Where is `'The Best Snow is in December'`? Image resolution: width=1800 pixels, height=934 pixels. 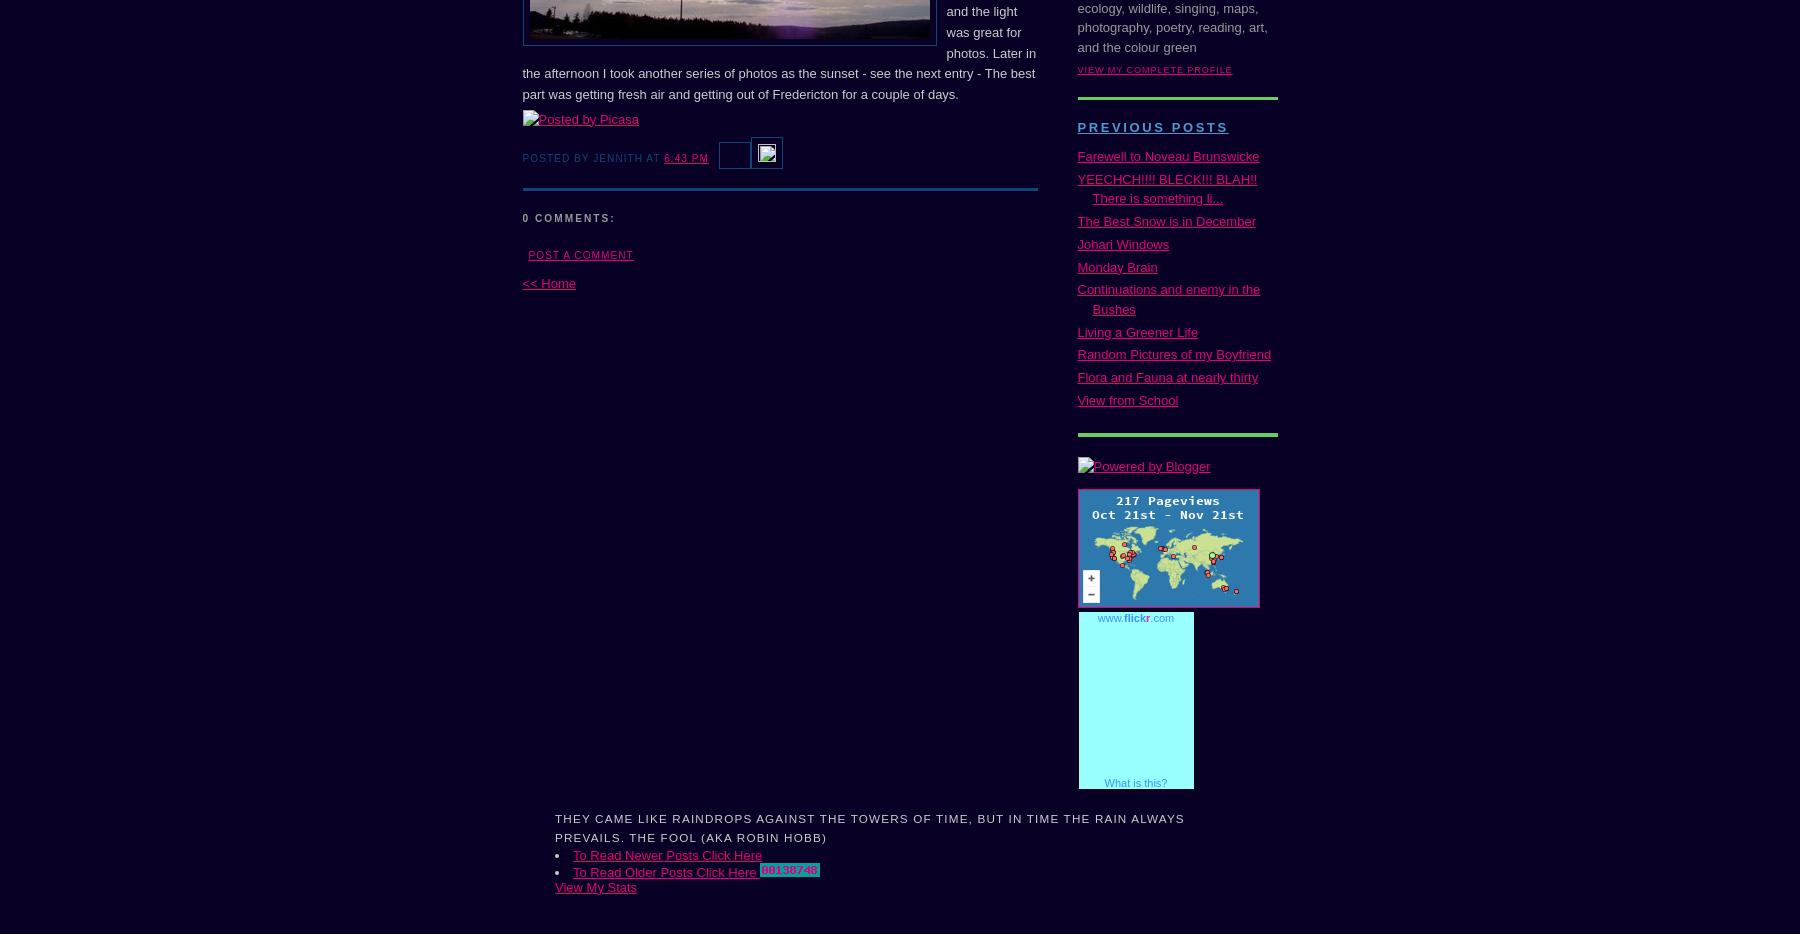
'The Best Snow is in December' is located at coordinates (1165, 220).